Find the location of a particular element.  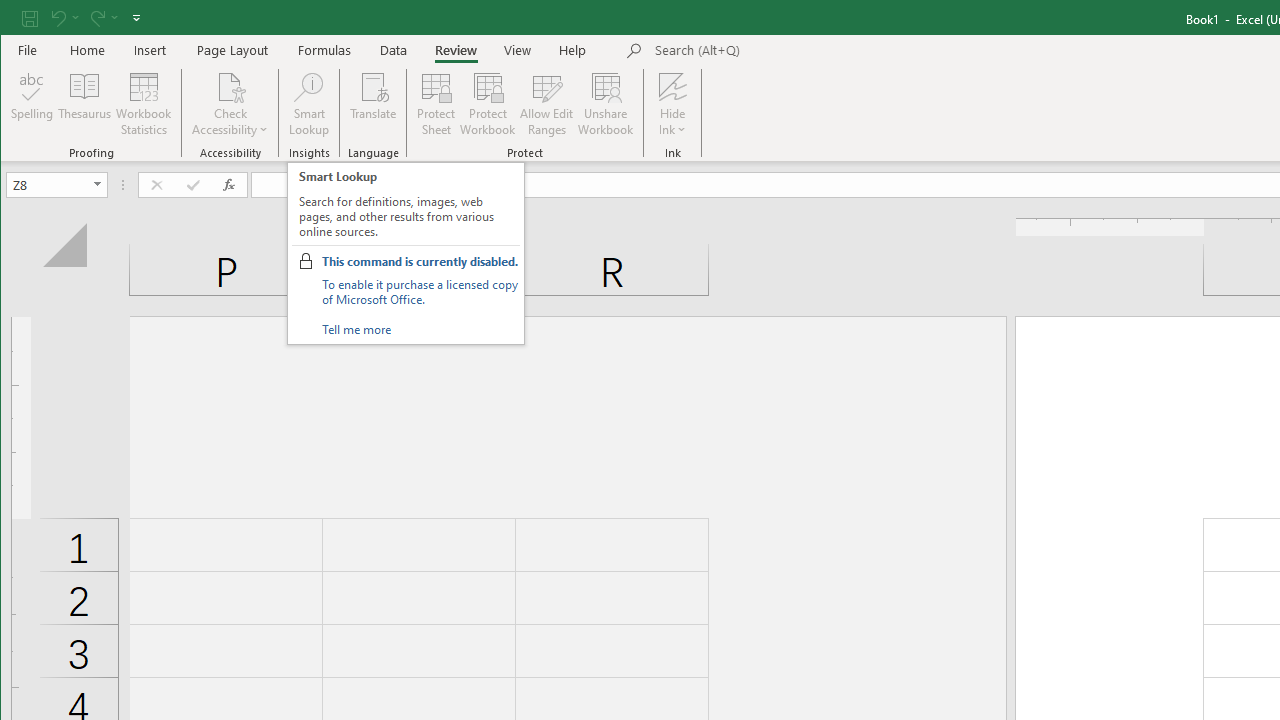

'Home' is located at coordinates (86, 49).